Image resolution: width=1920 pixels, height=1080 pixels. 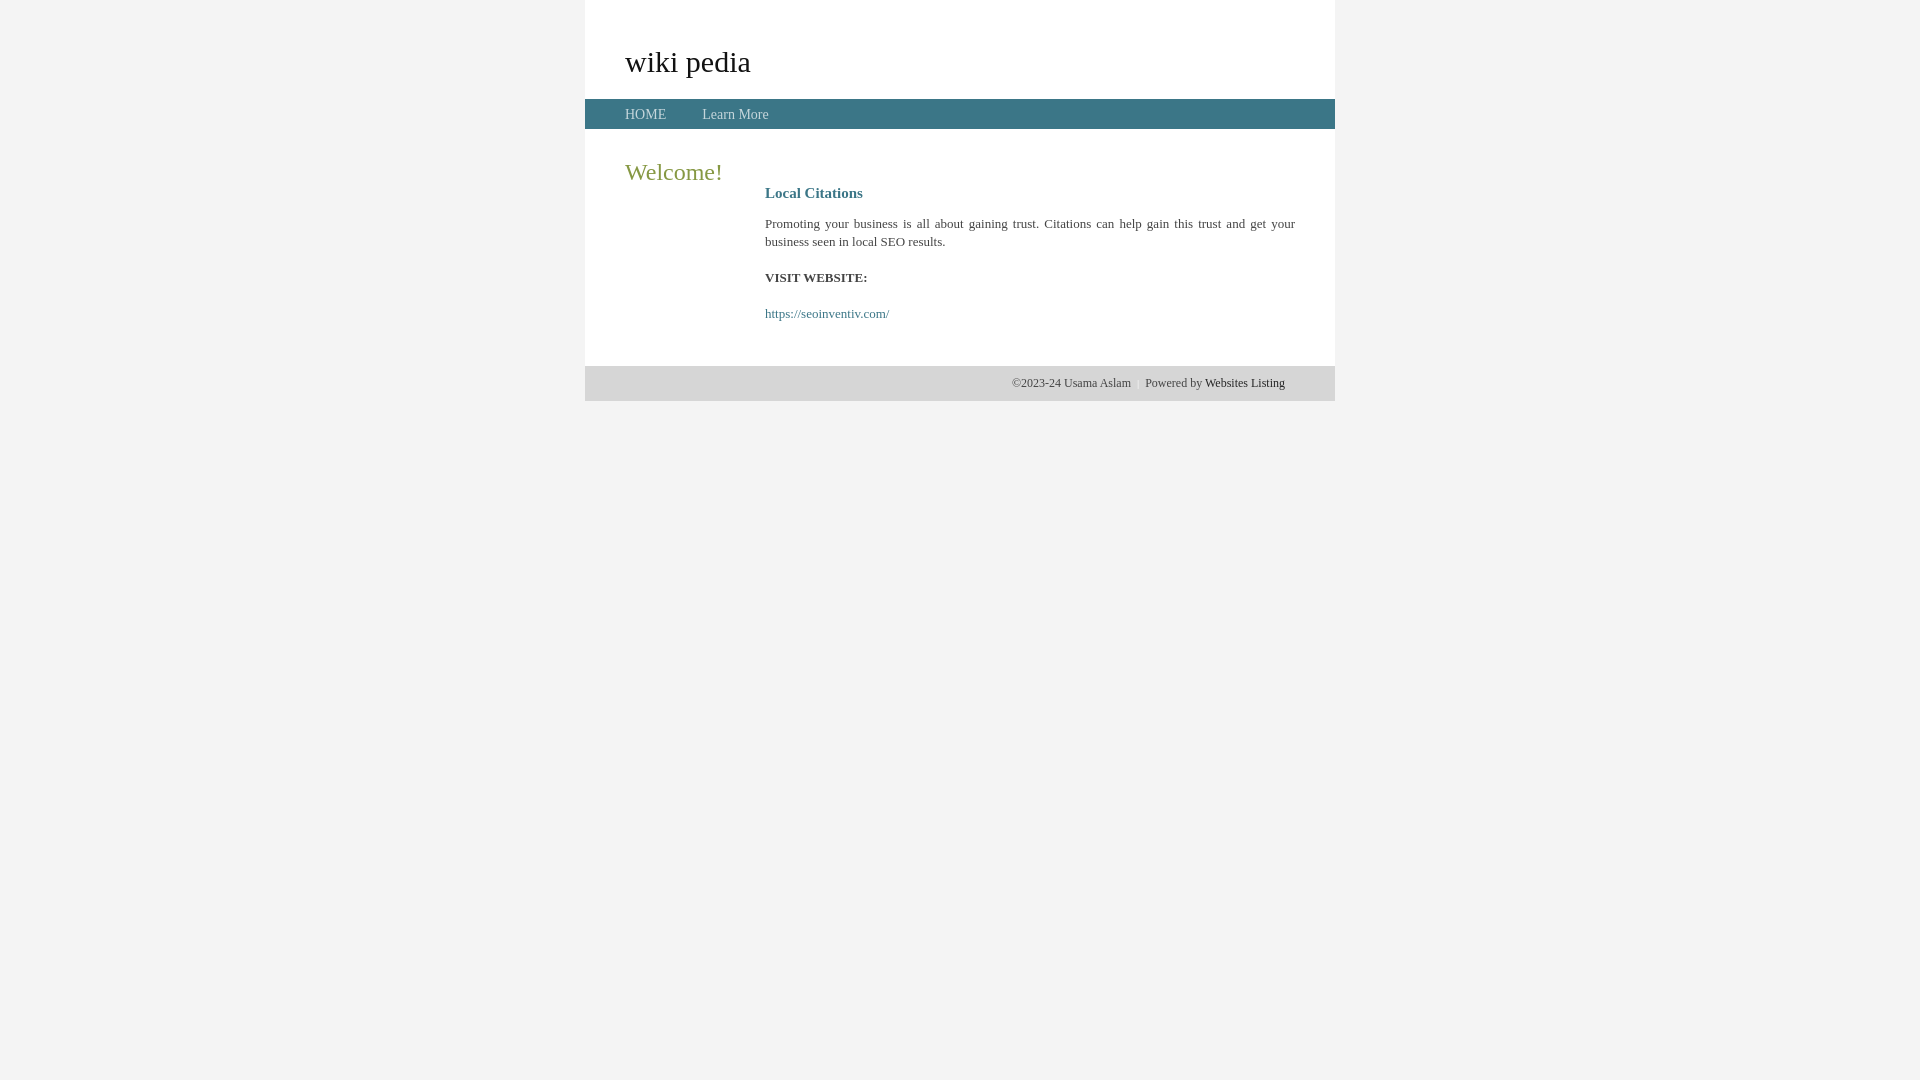 I want to click on 'HOME', so click(x=645, y=114).